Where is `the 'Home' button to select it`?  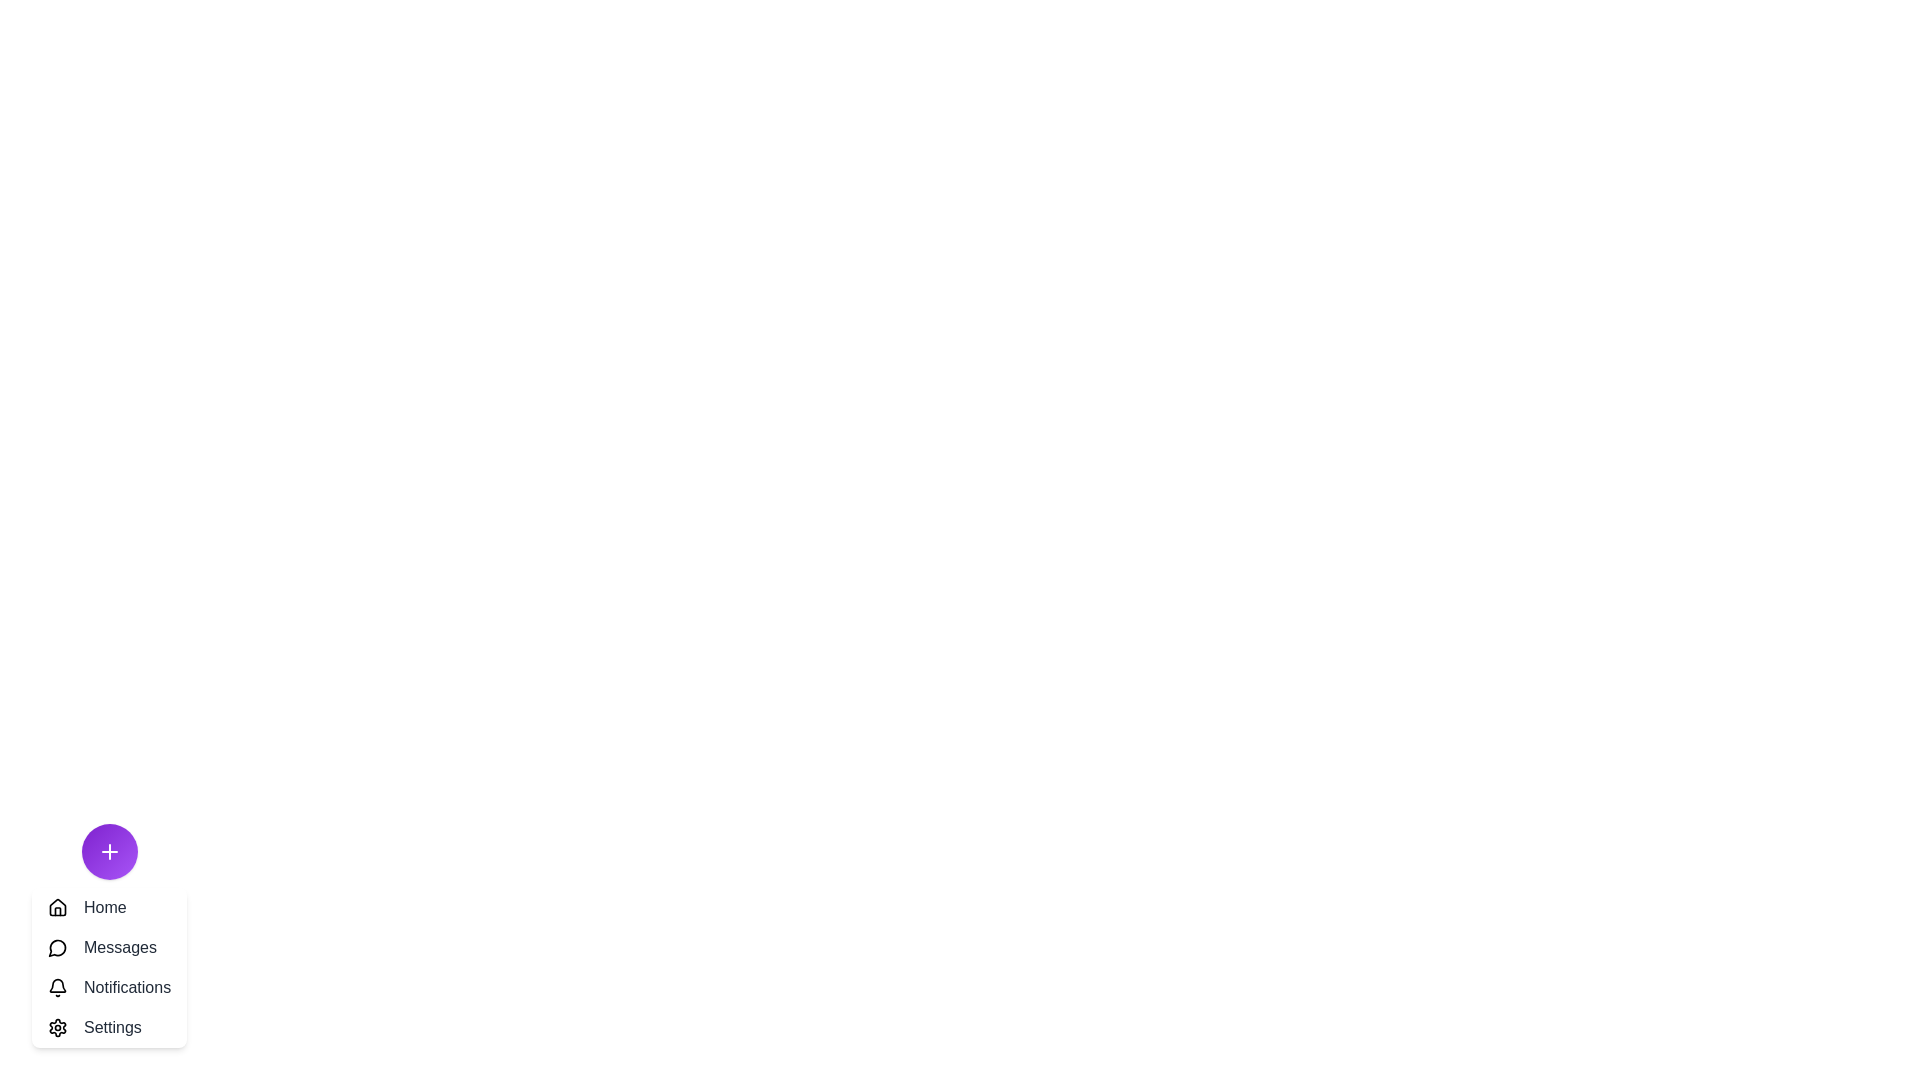 the 'Home' button to select it is located at coordinates (108, 907).